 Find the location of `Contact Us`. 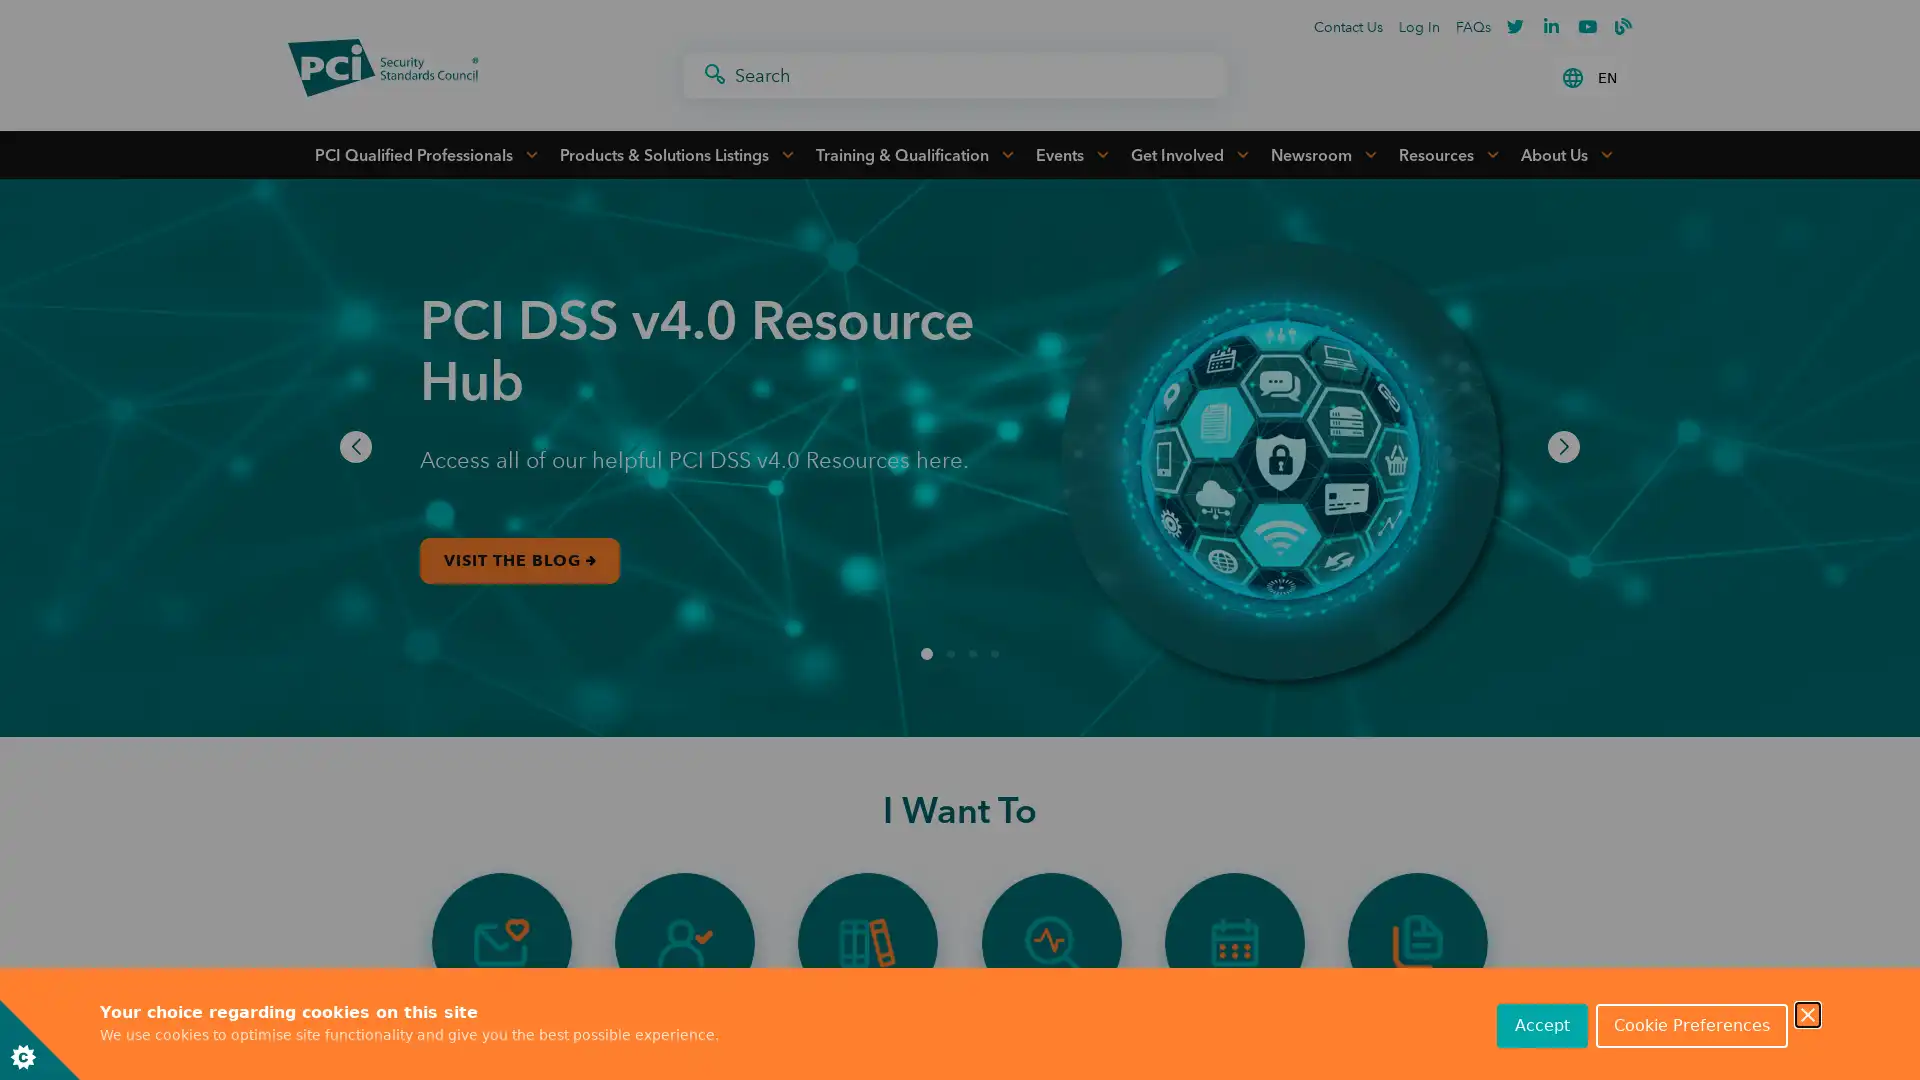

Contact Us is located at coordinates (1348, 27).